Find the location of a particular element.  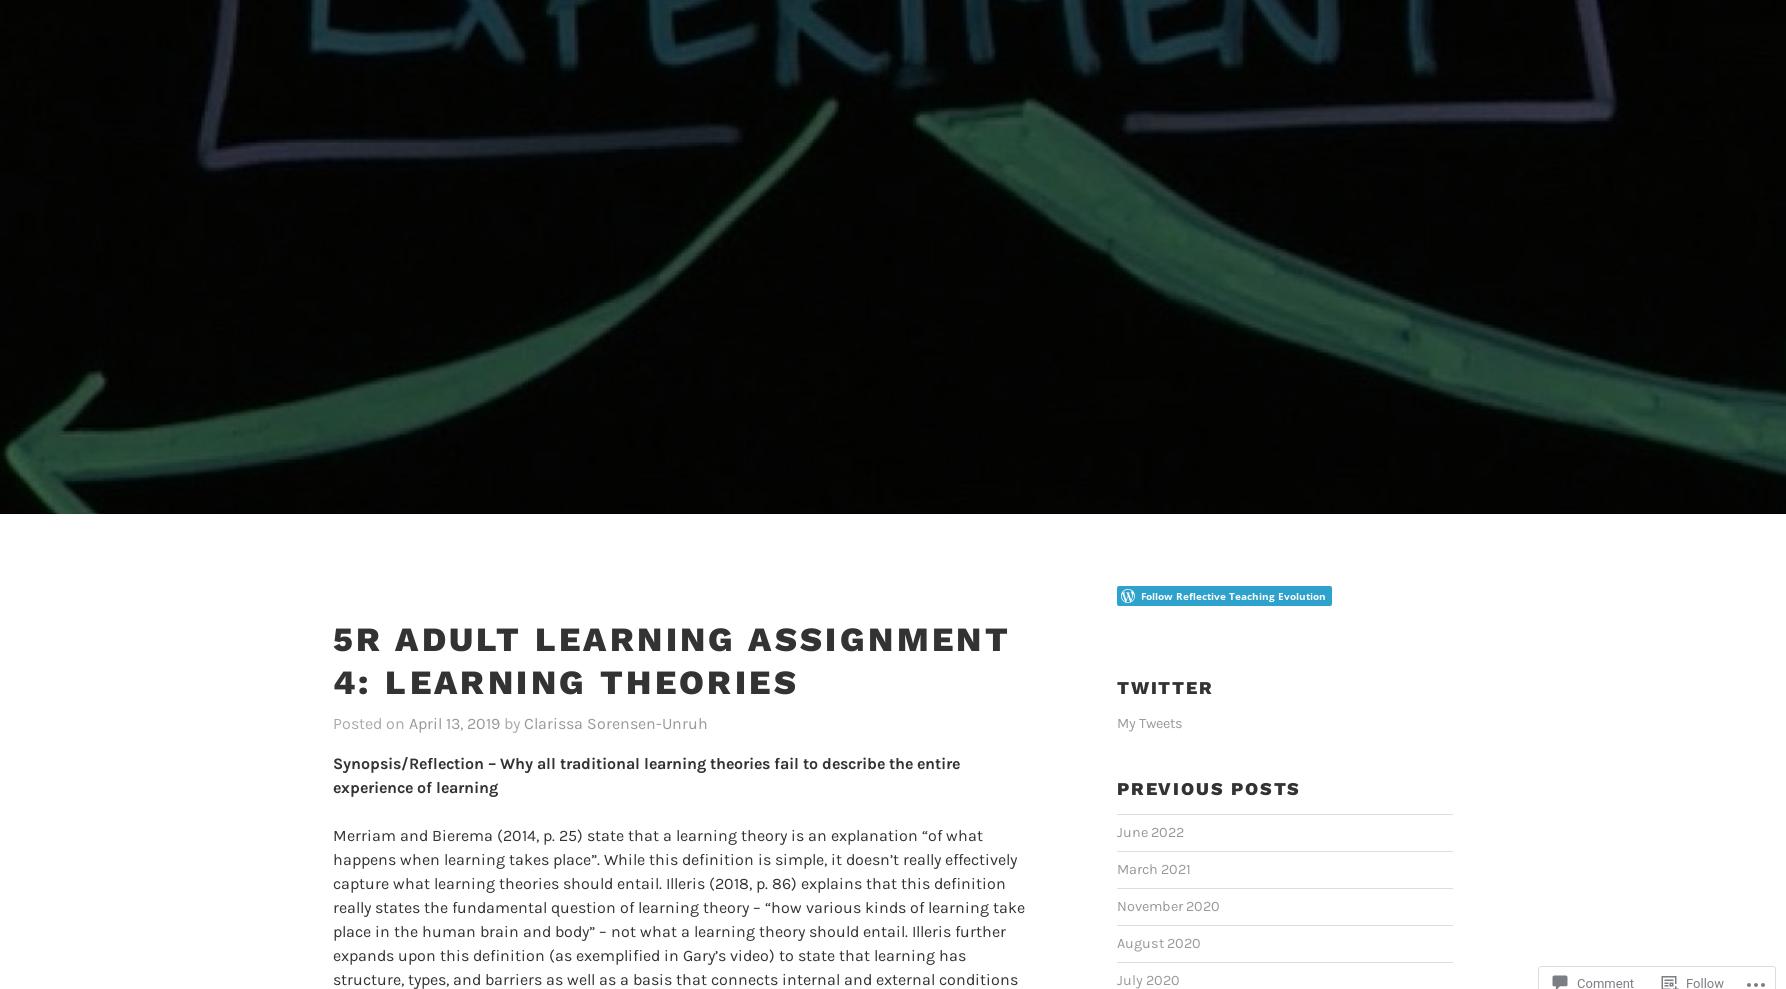

'November 2020' is located at coordinates (1115, 874).